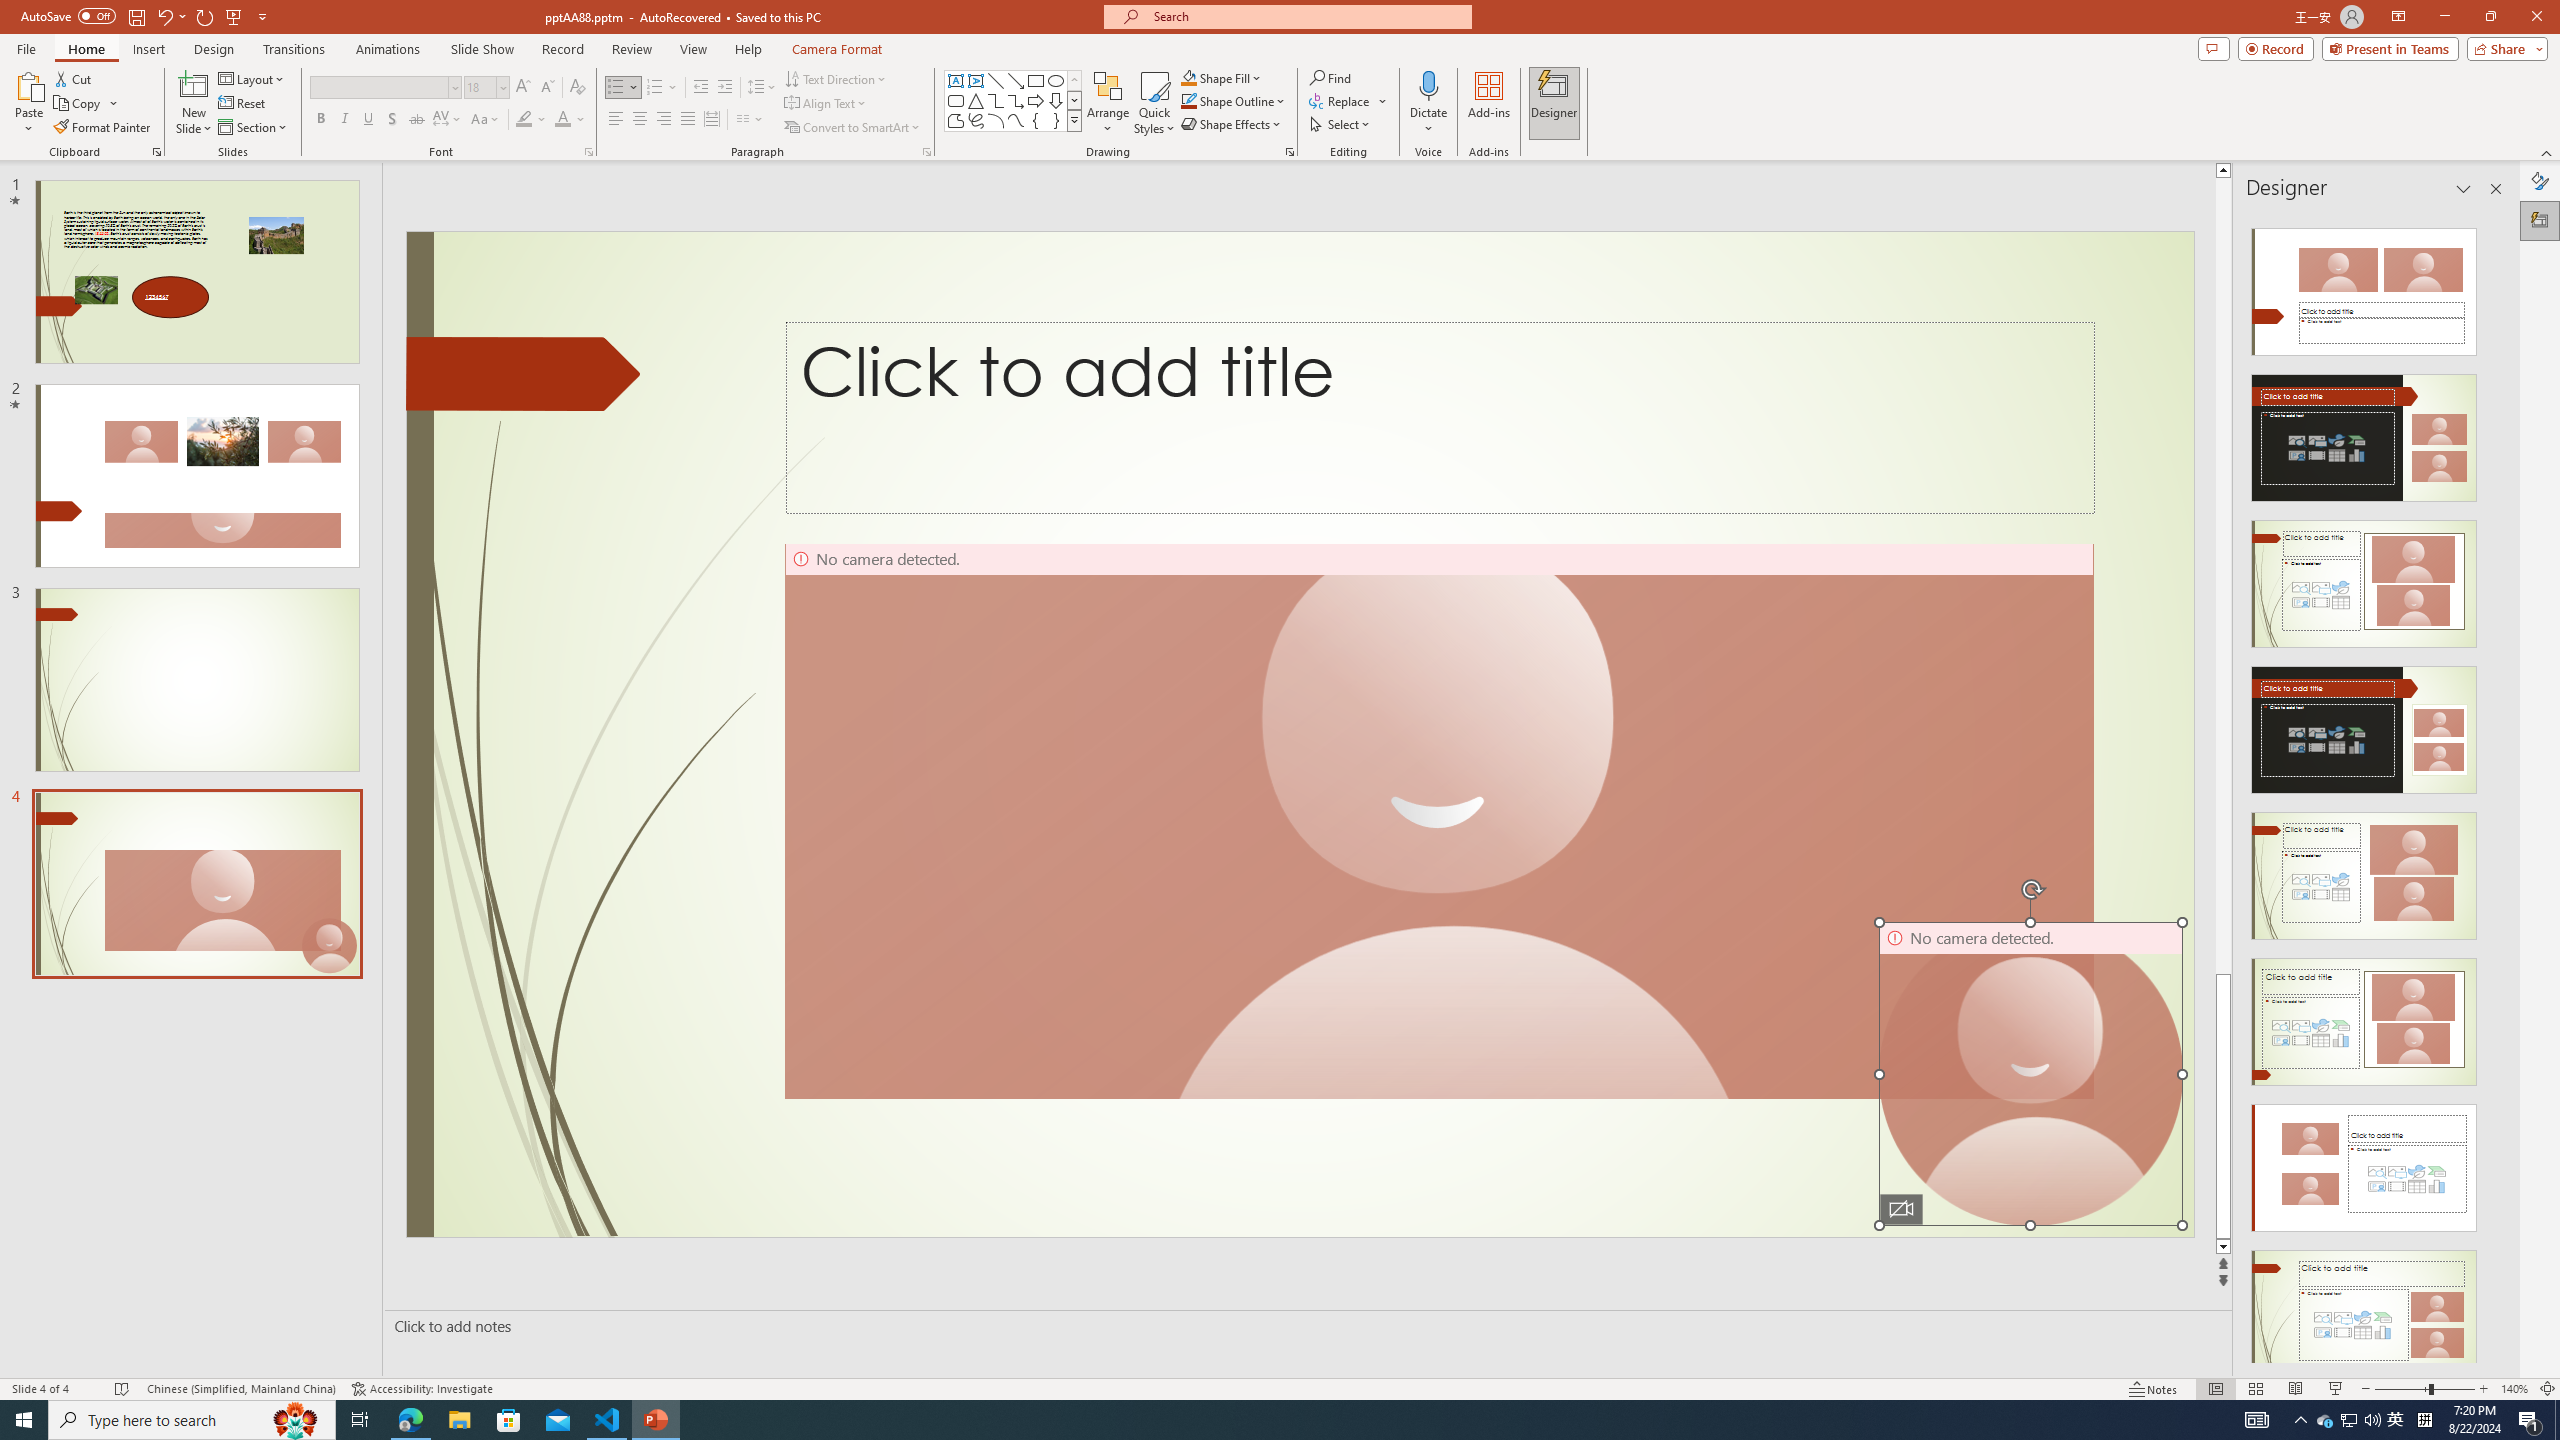 The width and height of the screenshot is (2560, 1440). What do you see at coordinates (2502, 47) in the screenshot?
I see `'Share'` at bounding box center [2502, 47].